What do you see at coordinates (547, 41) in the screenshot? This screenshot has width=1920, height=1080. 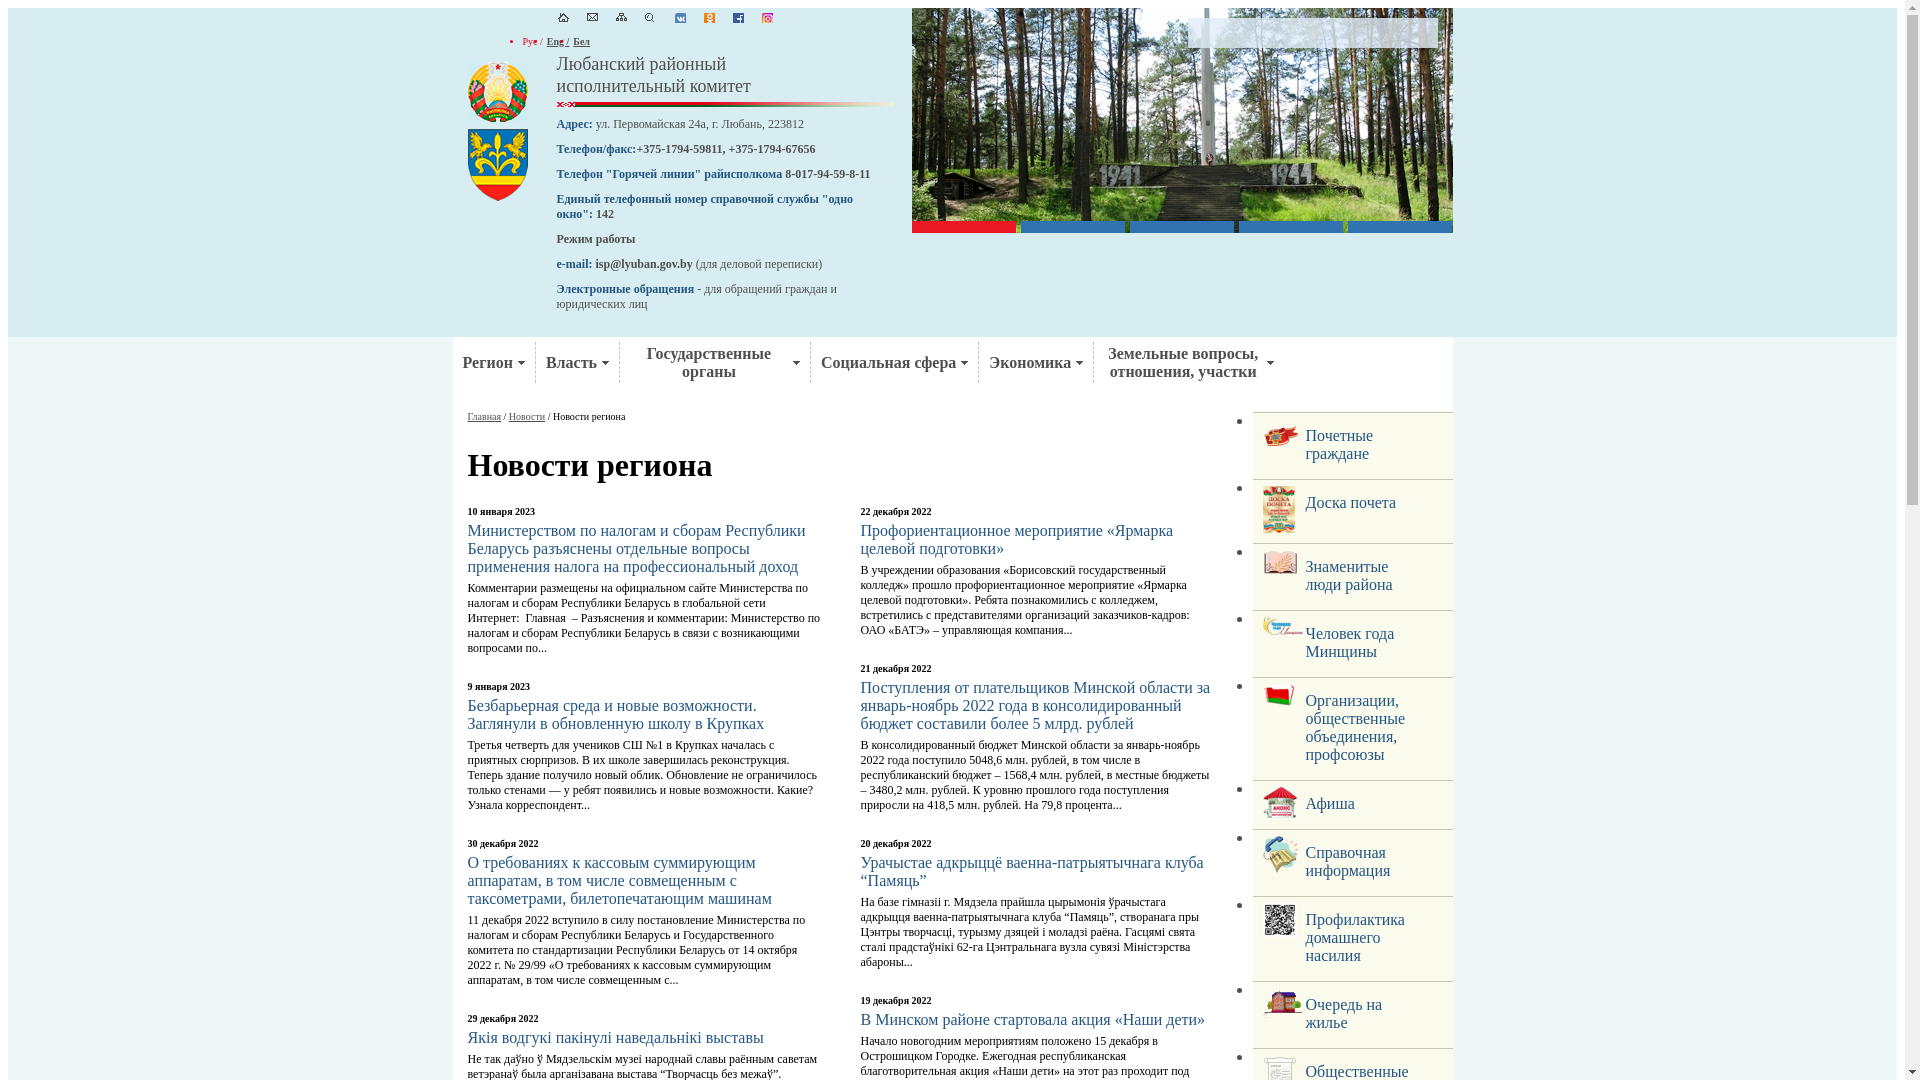 I see `'Eng /'` at bounding box center [547, 41].